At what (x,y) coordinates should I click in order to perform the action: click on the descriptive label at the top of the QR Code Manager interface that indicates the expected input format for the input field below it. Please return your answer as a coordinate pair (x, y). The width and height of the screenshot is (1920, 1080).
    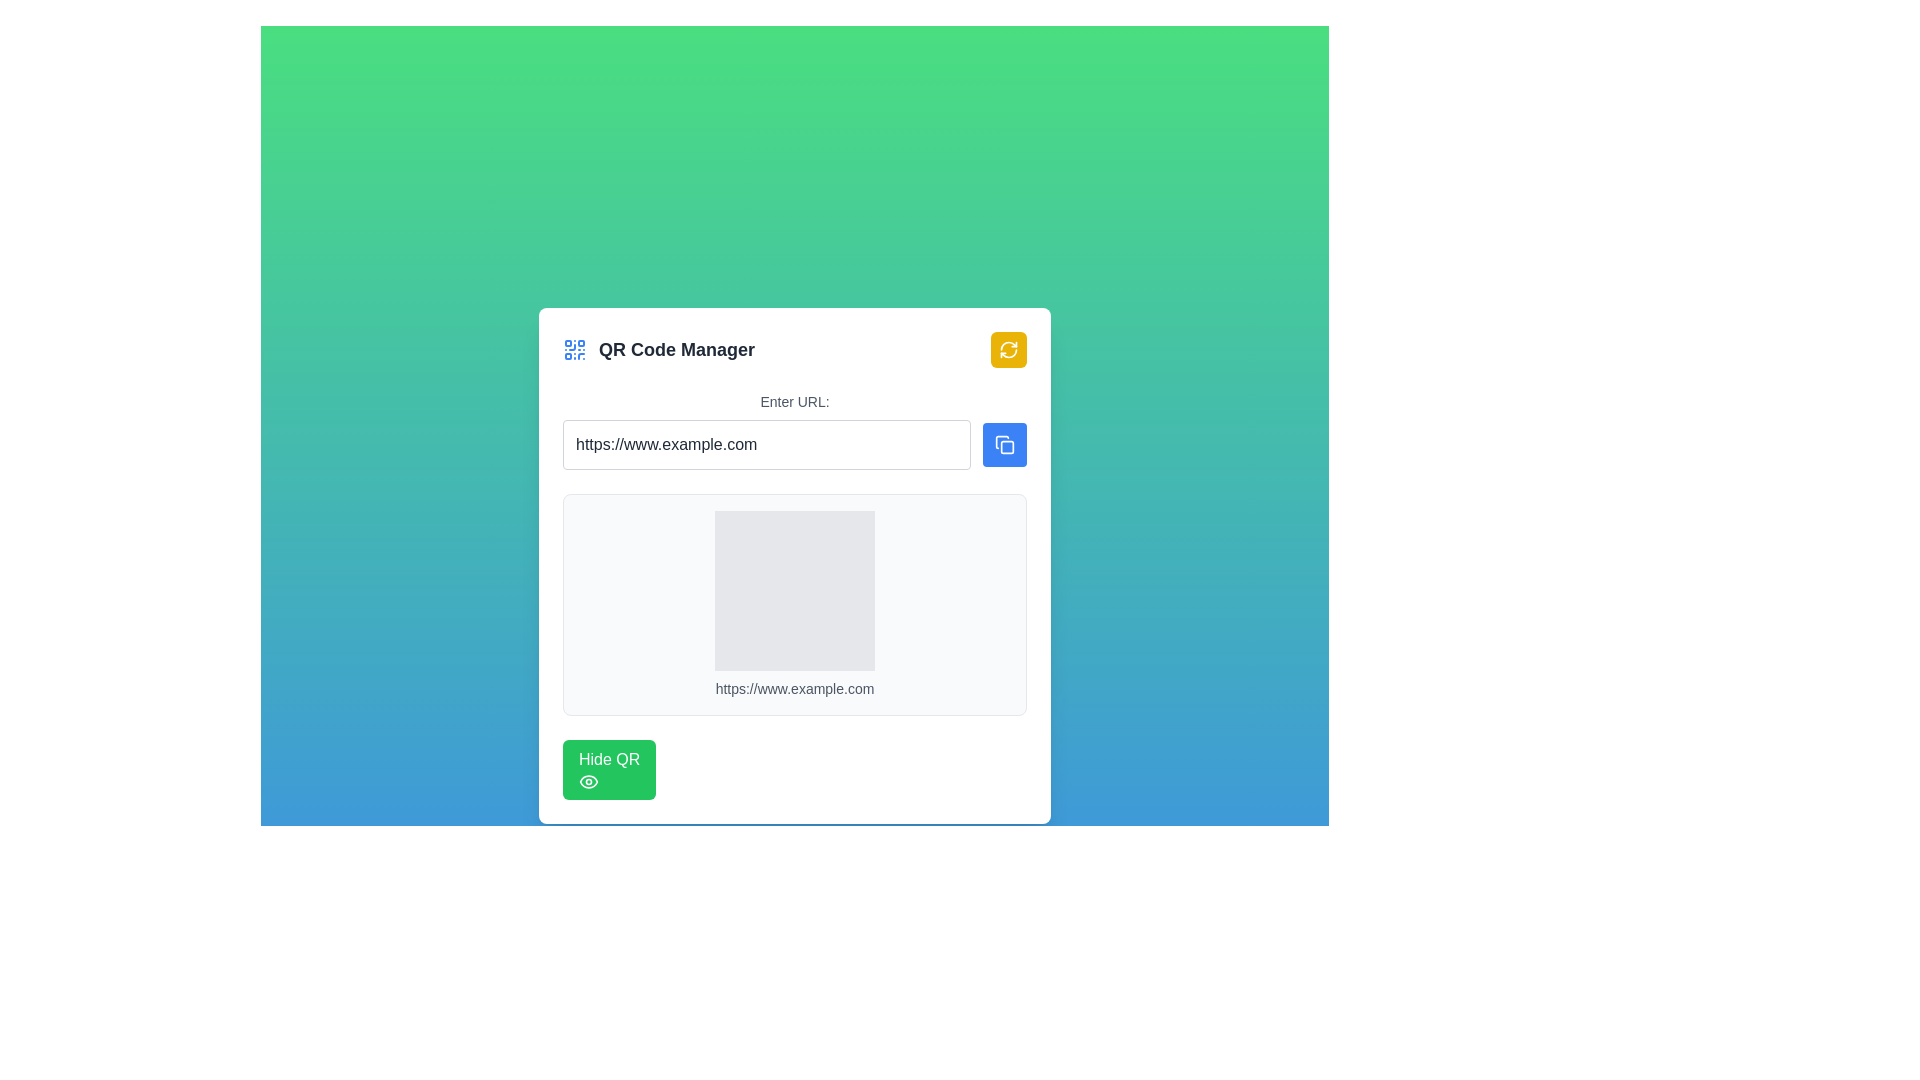
    Looking at the image, I should click on (794, 401).